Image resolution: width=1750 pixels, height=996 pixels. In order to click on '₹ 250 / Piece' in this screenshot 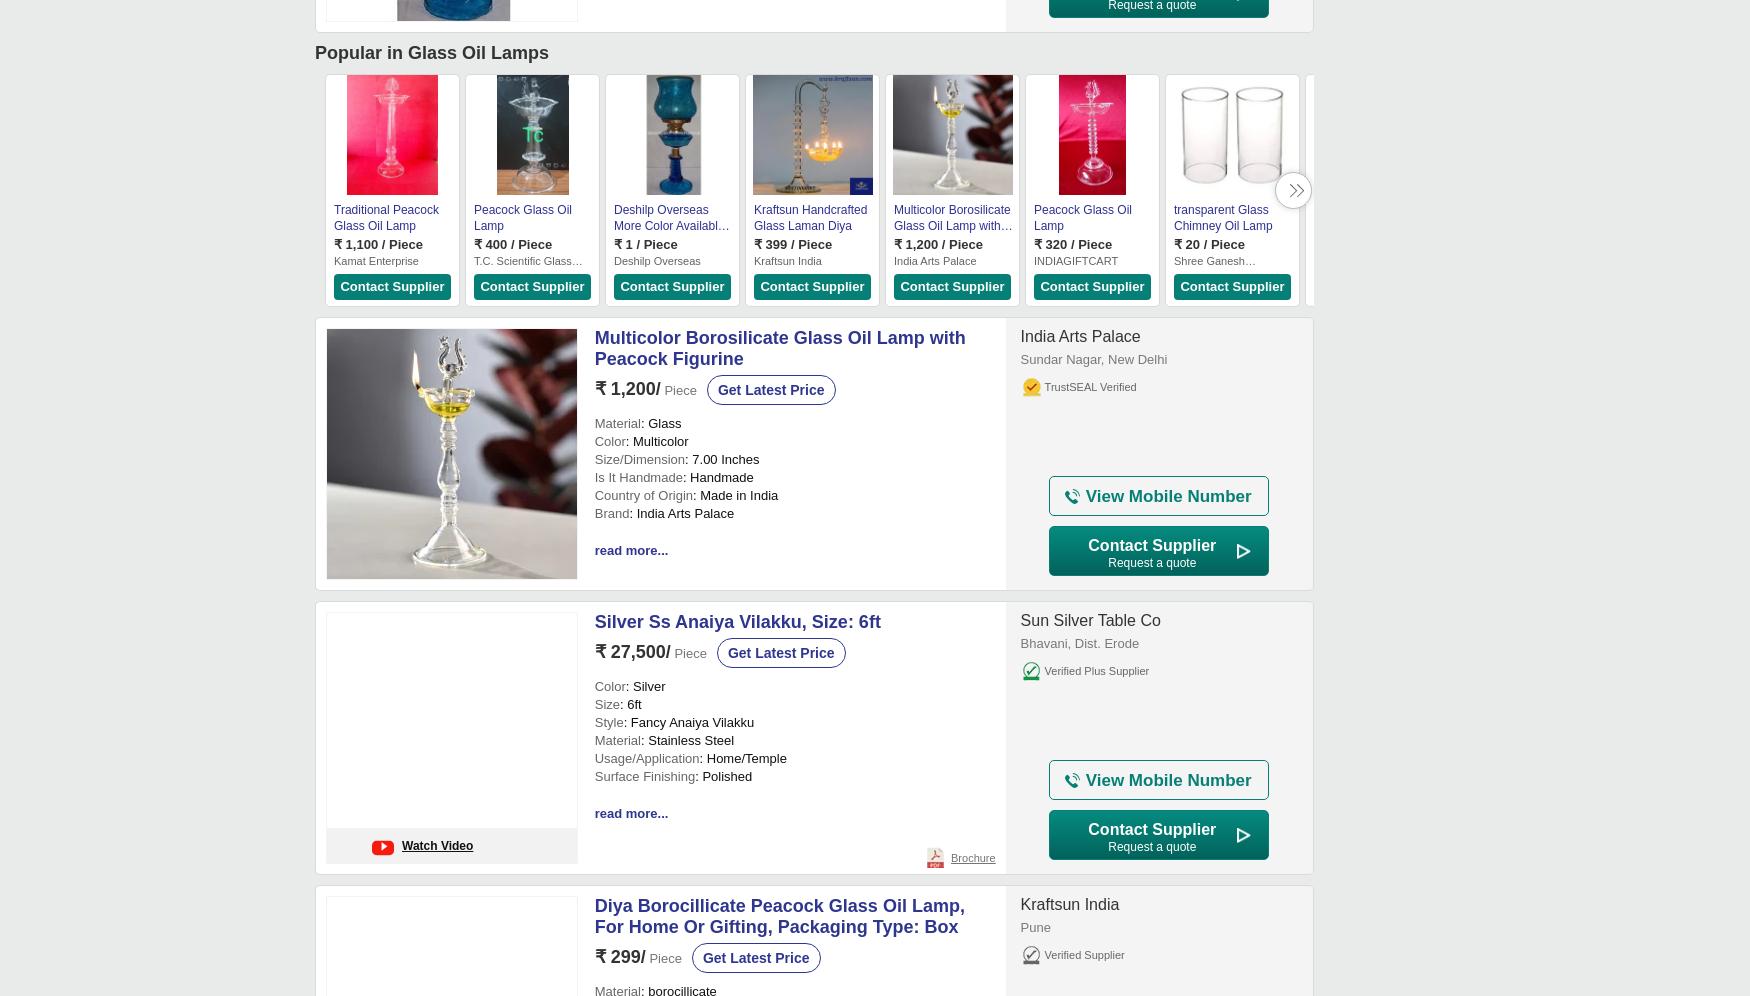, I will do `click(1352, 243)`.